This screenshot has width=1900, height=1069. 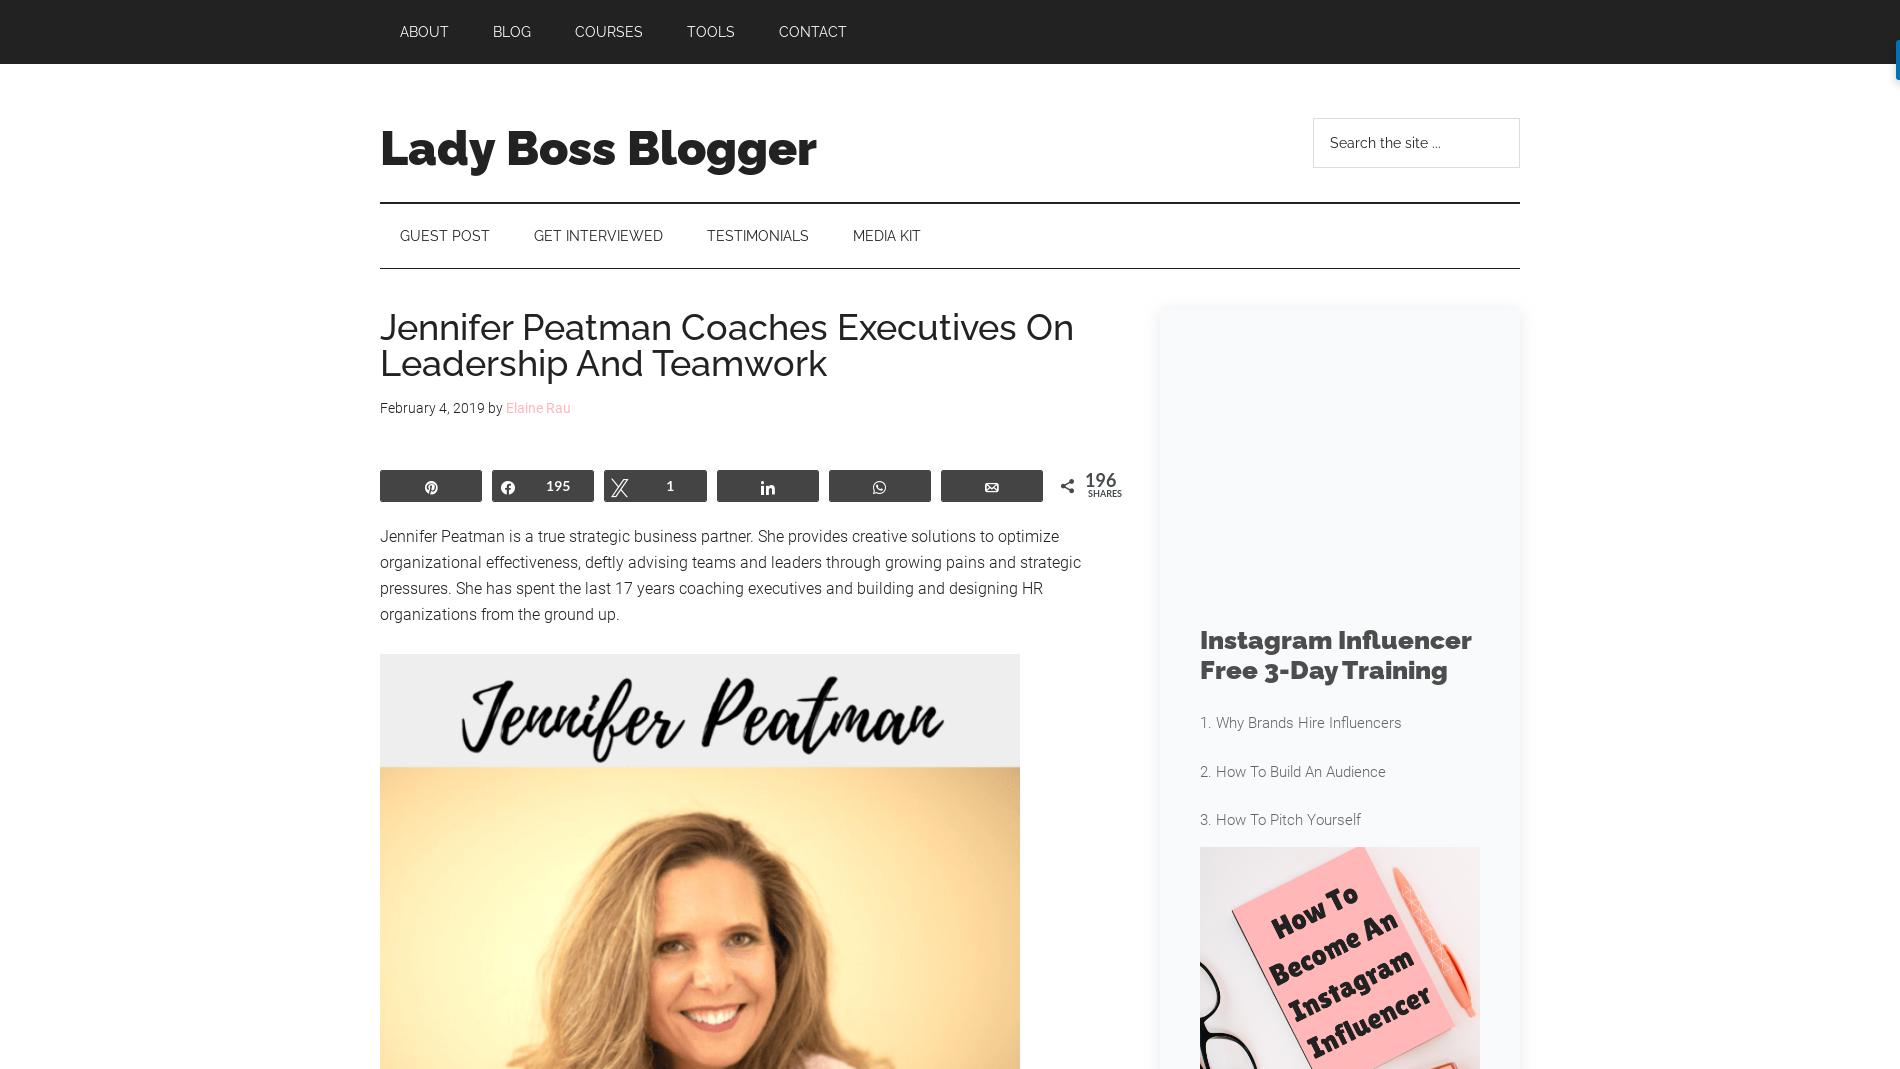 What do you see at coordinates (423, 30) in the screenshot?
I see `'About'` at bounding box center [423, 30].